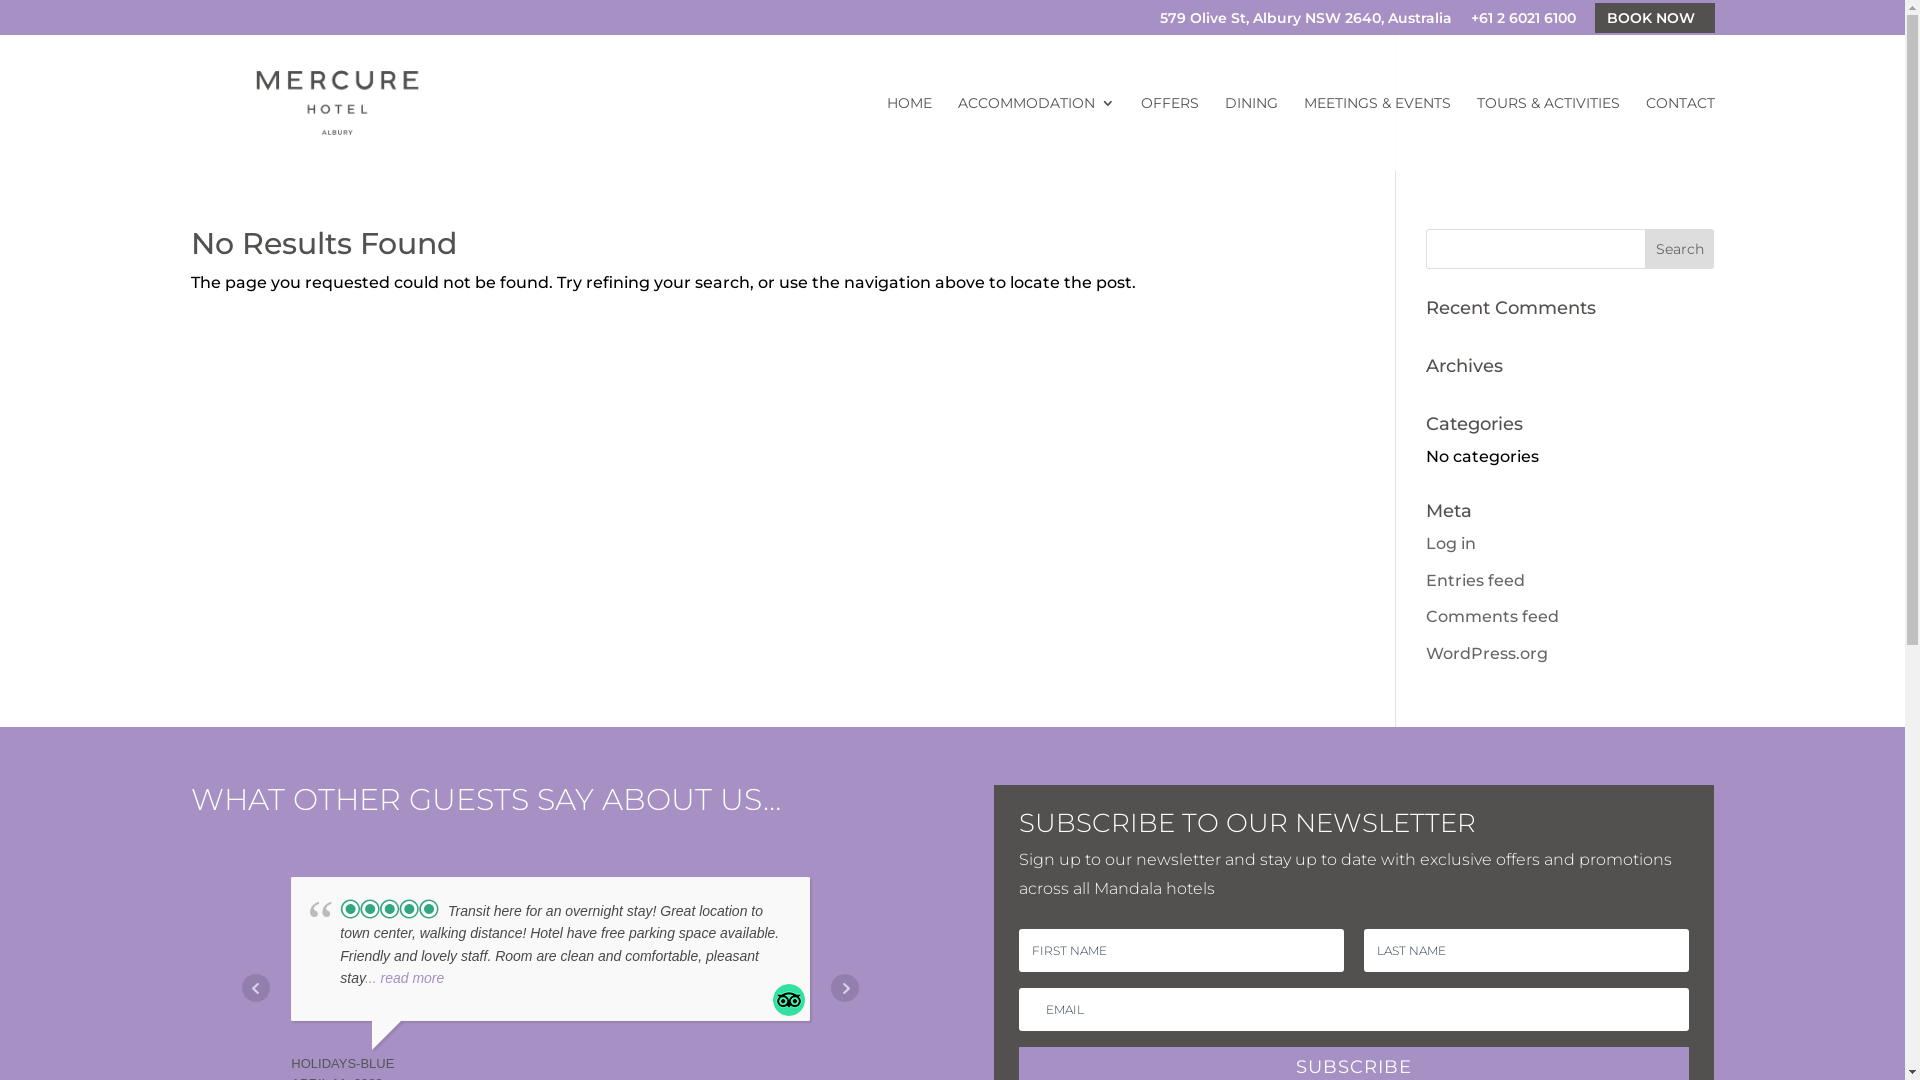  I want to click on 'BOOK NOW', so click(1654, 16).